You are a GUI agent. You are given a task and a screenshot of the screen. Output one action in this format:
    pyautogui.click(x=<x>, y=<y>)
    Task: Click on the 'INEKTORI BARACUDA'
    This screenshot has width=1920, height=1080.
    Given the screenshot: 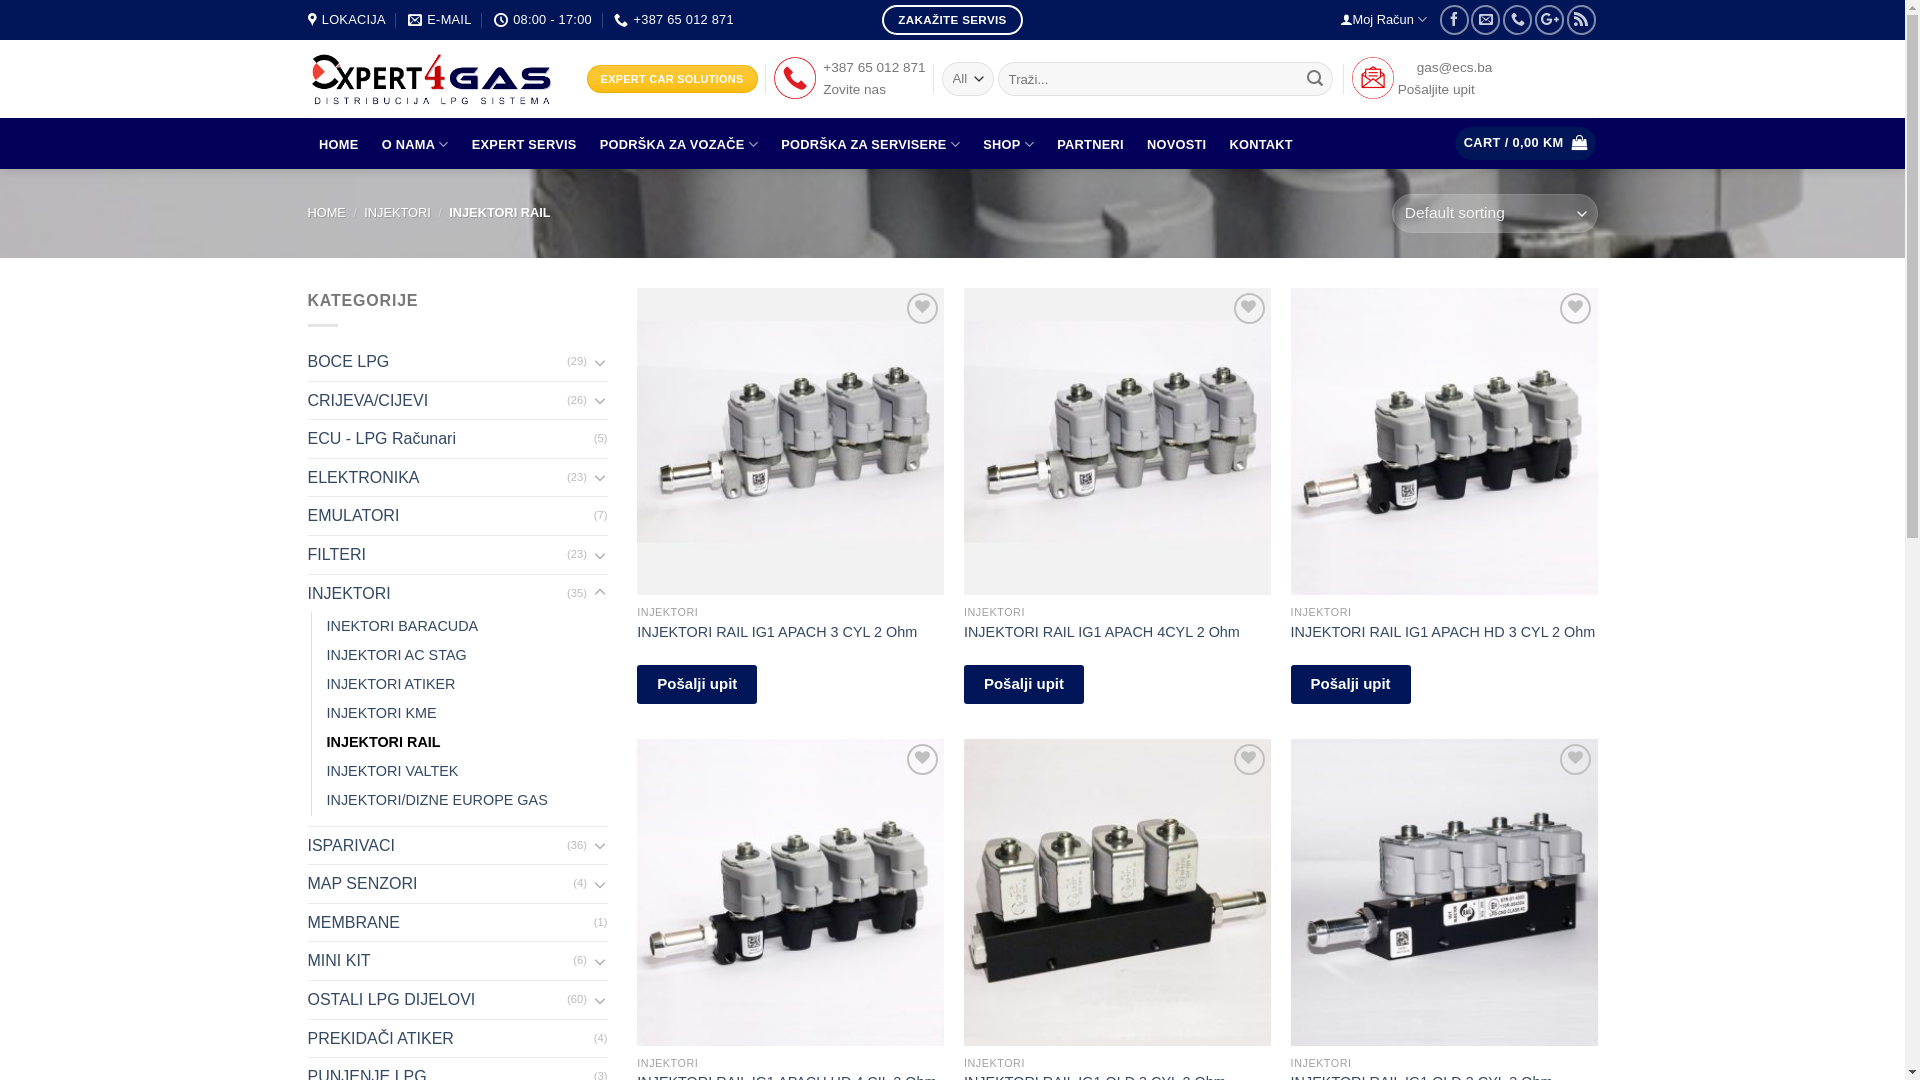 What is the action you would take?
    pyautogui.click(x=401, y=625)
    